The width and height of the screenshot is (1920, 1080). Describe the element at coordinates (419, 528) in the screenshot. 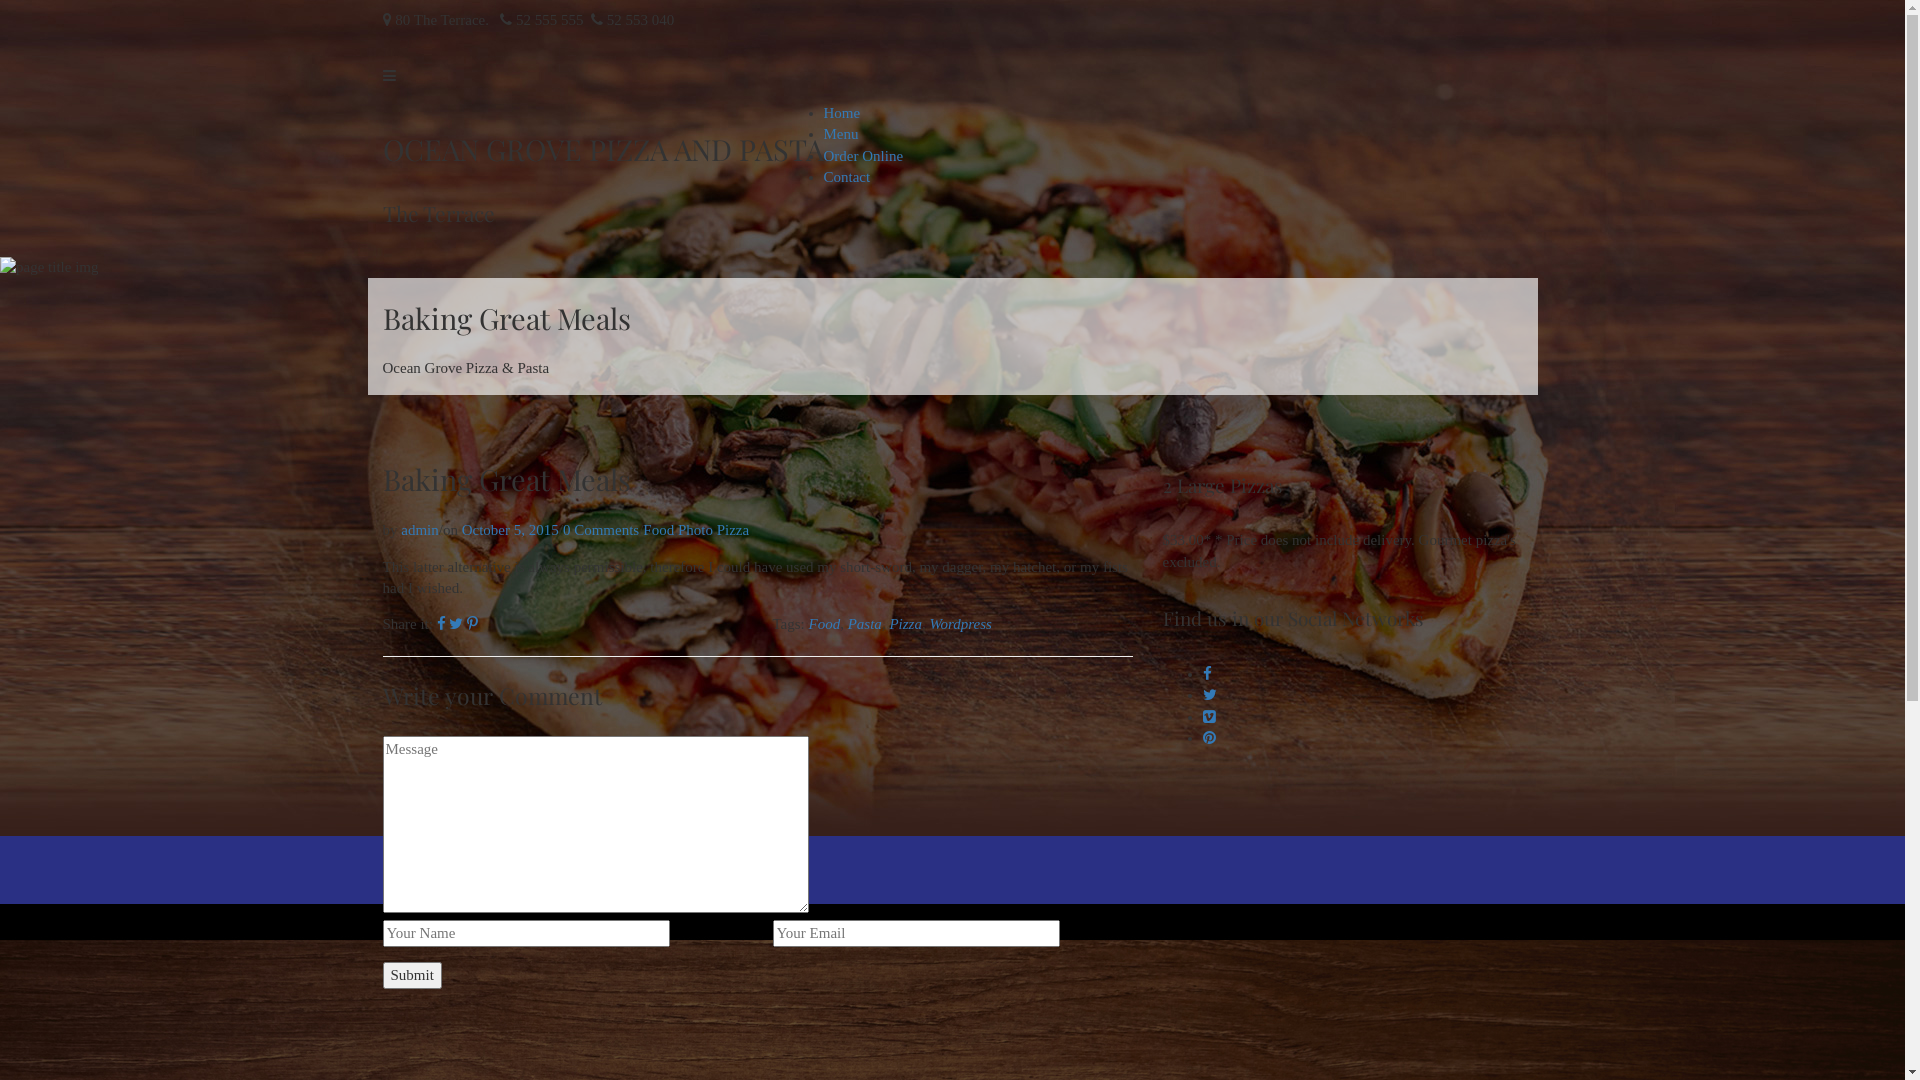

I see `'admin'` at that location.